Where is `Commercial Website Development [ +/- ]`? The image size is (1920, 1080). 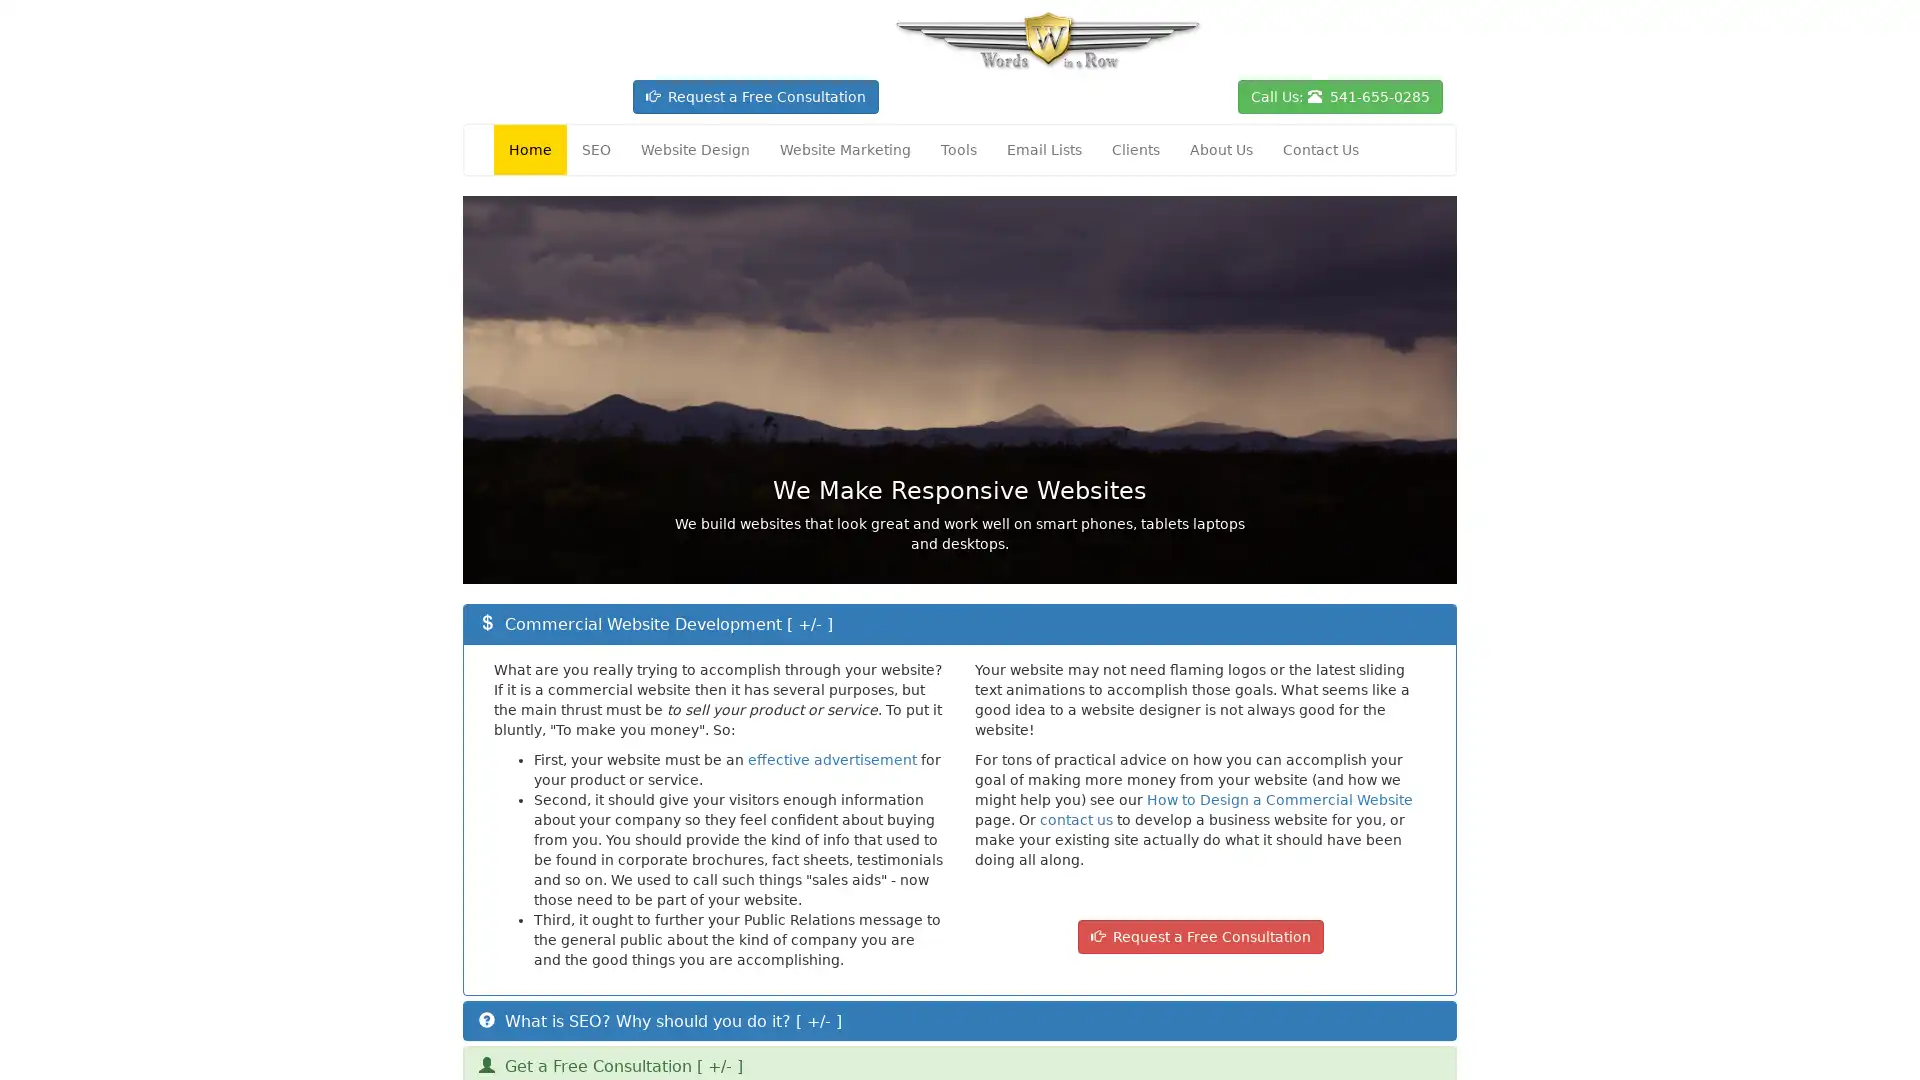
Commercial Website Development [ +/- ] is located at coordinates (656, 623).